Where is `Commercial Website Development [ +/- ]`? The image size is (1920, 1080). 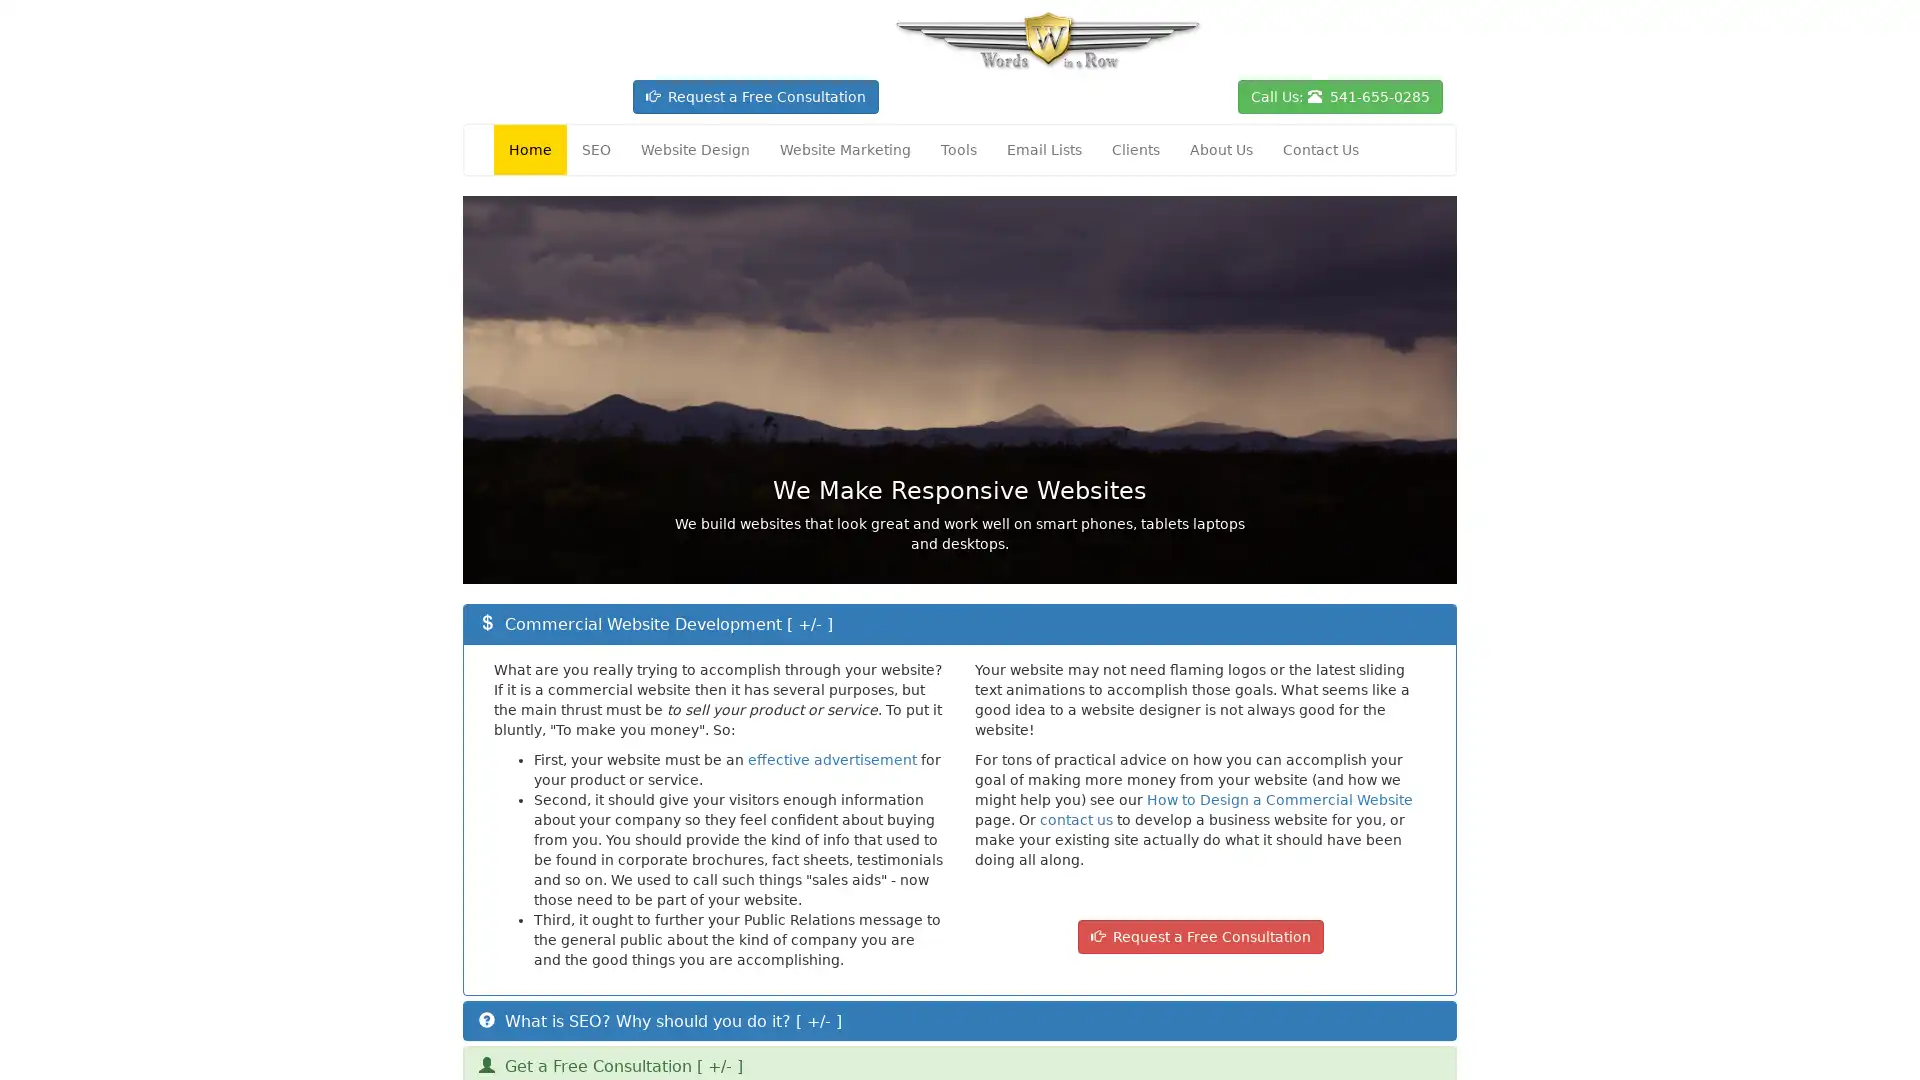
Commercial Website Development [ +/- ] is located at coordinates (656, 623).